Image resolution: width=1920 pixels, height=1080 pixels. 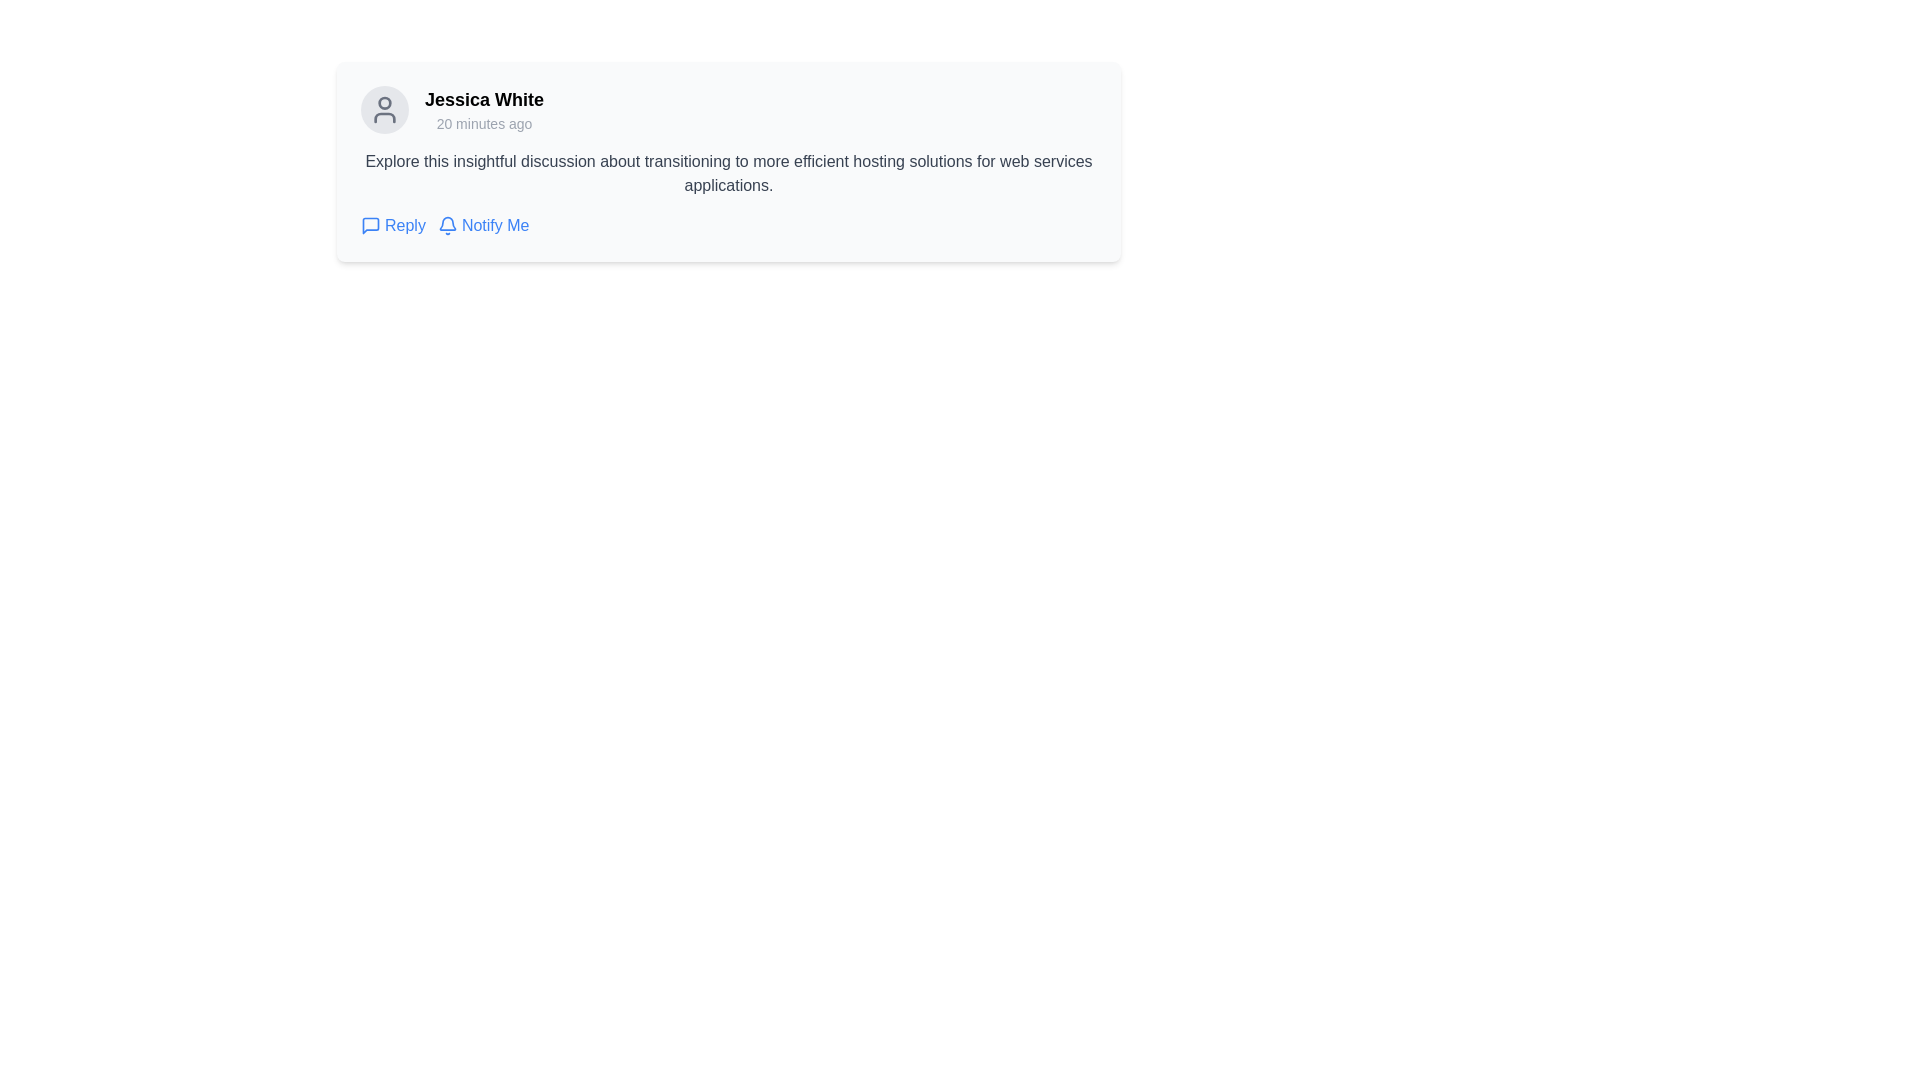 I want to click on the reply button (styled as a hyperlink with an icon), so click(x=393, y=225).